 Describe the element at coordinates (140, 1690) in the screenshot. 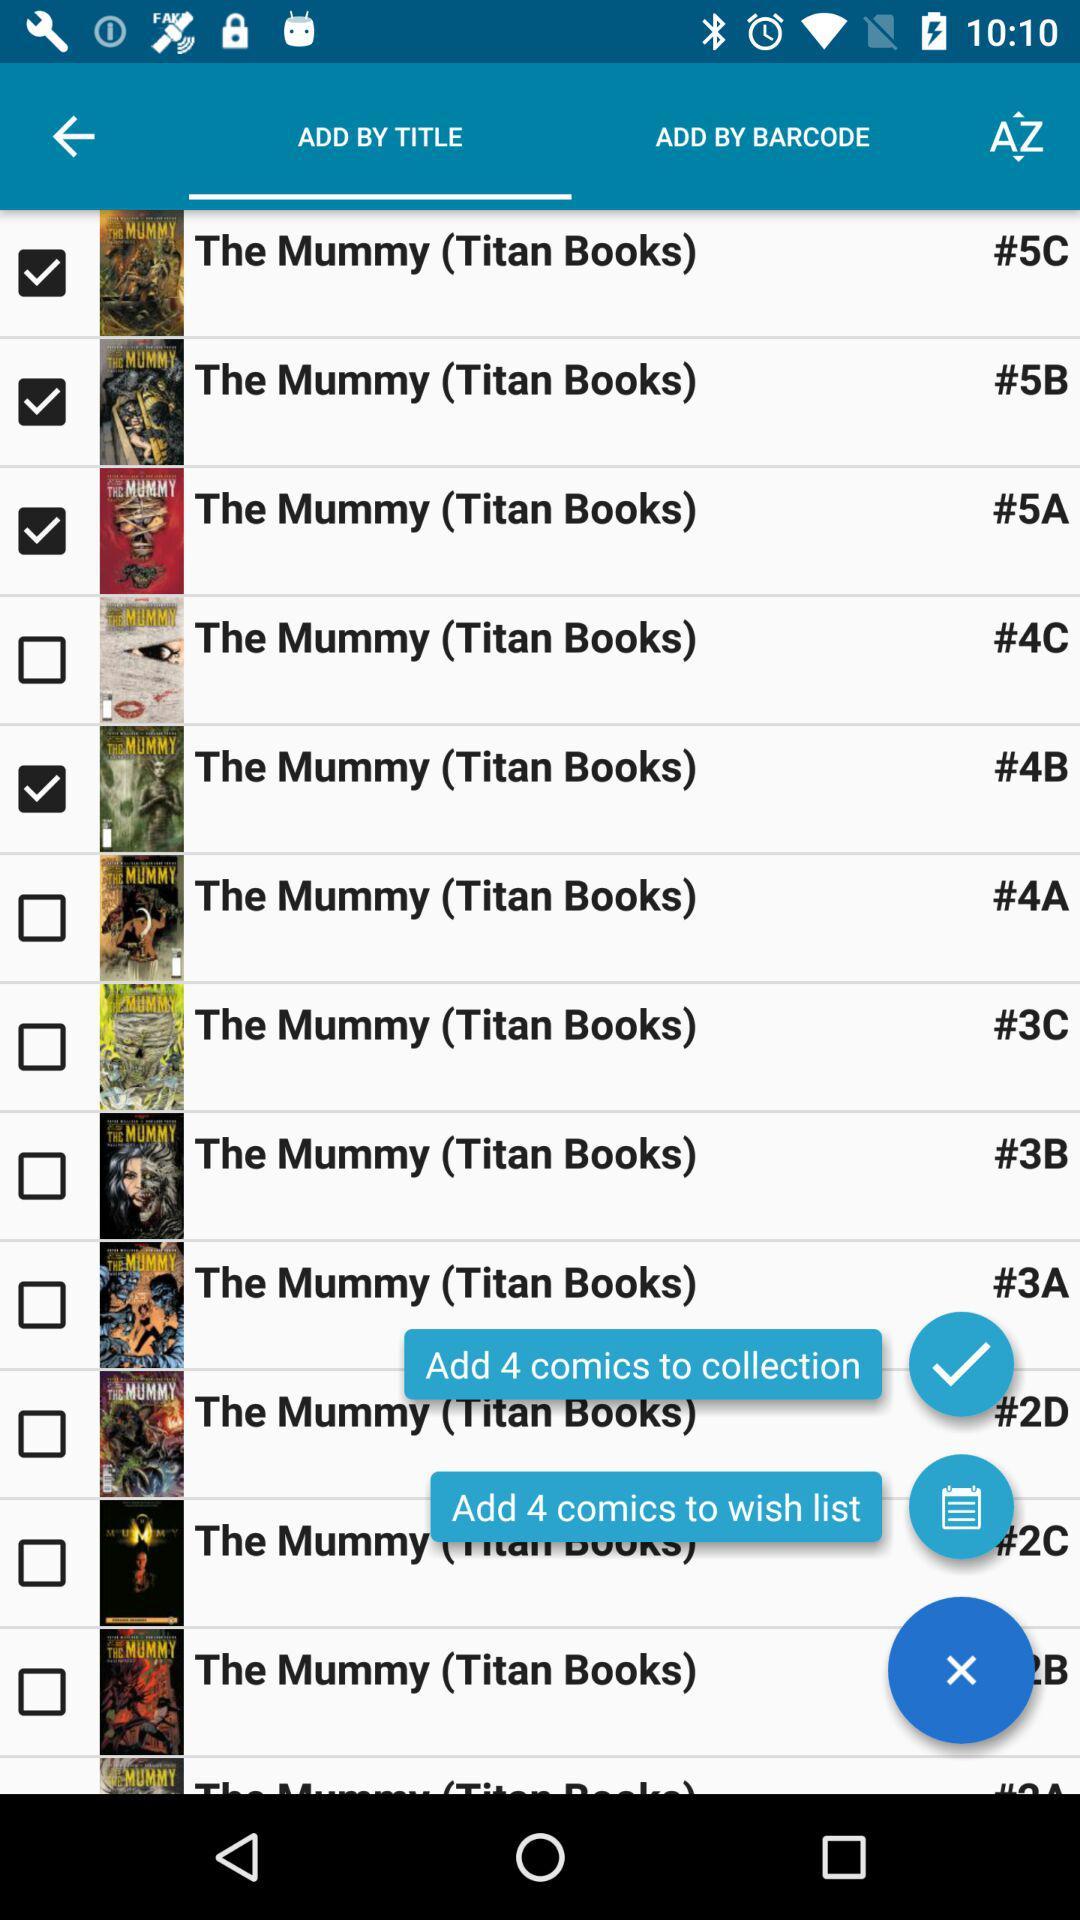

I see `open the book cover` at that location.